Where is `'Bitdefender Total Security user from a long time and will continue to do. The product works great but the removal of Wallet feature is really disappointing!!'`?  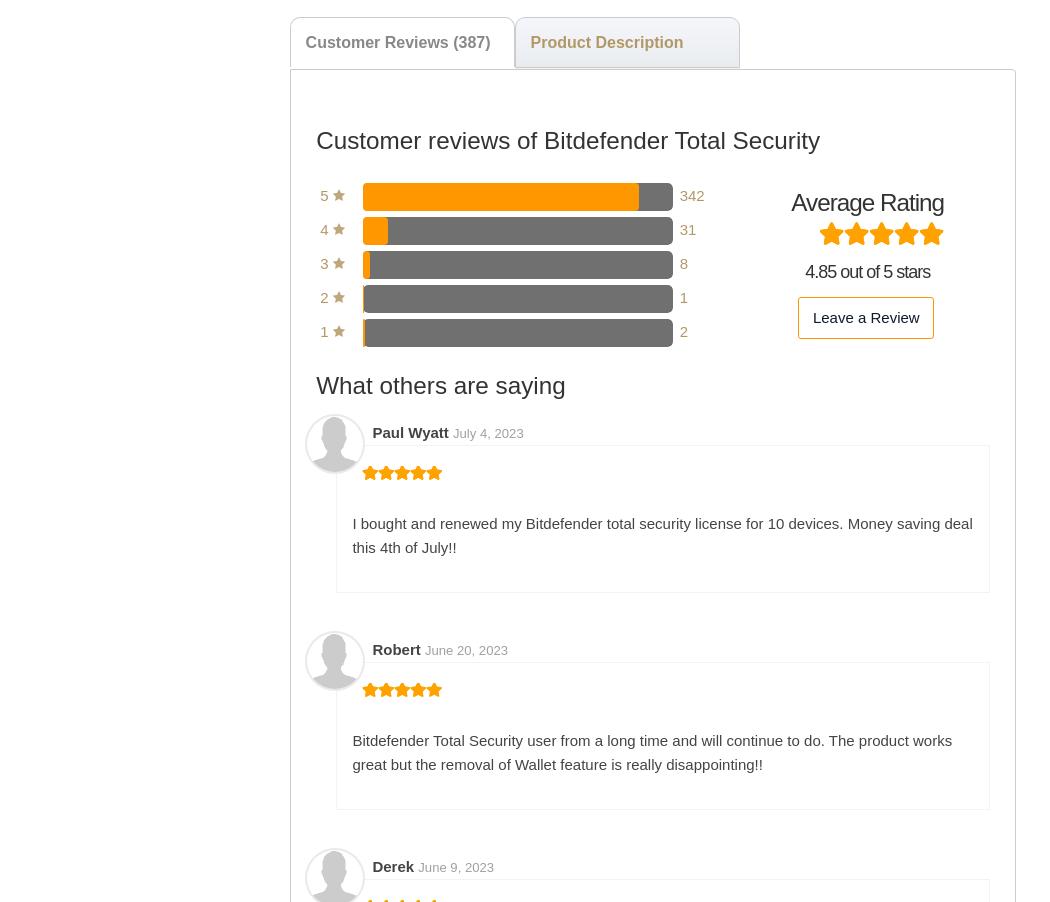
'Bitdefender Total Security user from a long time and will continue to do. The product works great but the removal of Wallet feature is really disappointing!!' is located at coordinates (651, 751).